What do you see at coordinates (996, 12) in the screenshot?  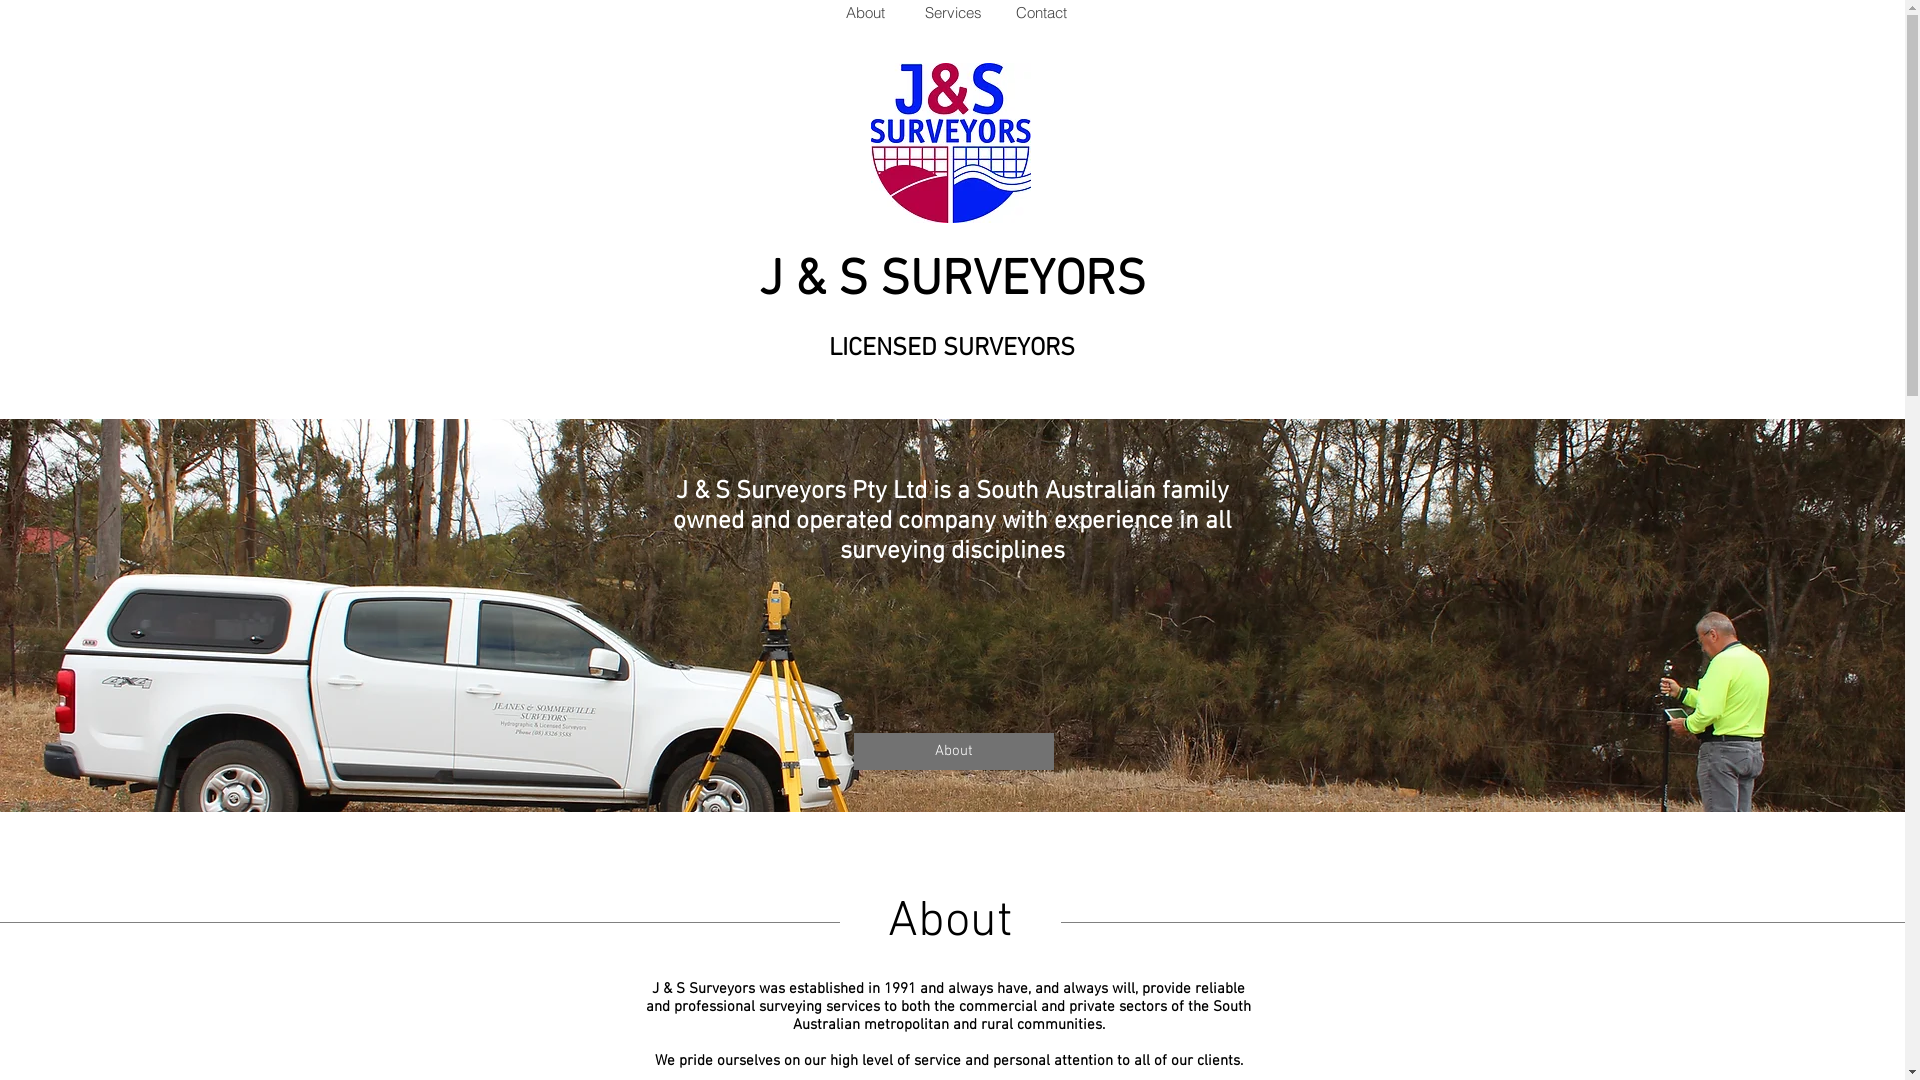 I see `'Contact'` at bounding box center [996, 12].